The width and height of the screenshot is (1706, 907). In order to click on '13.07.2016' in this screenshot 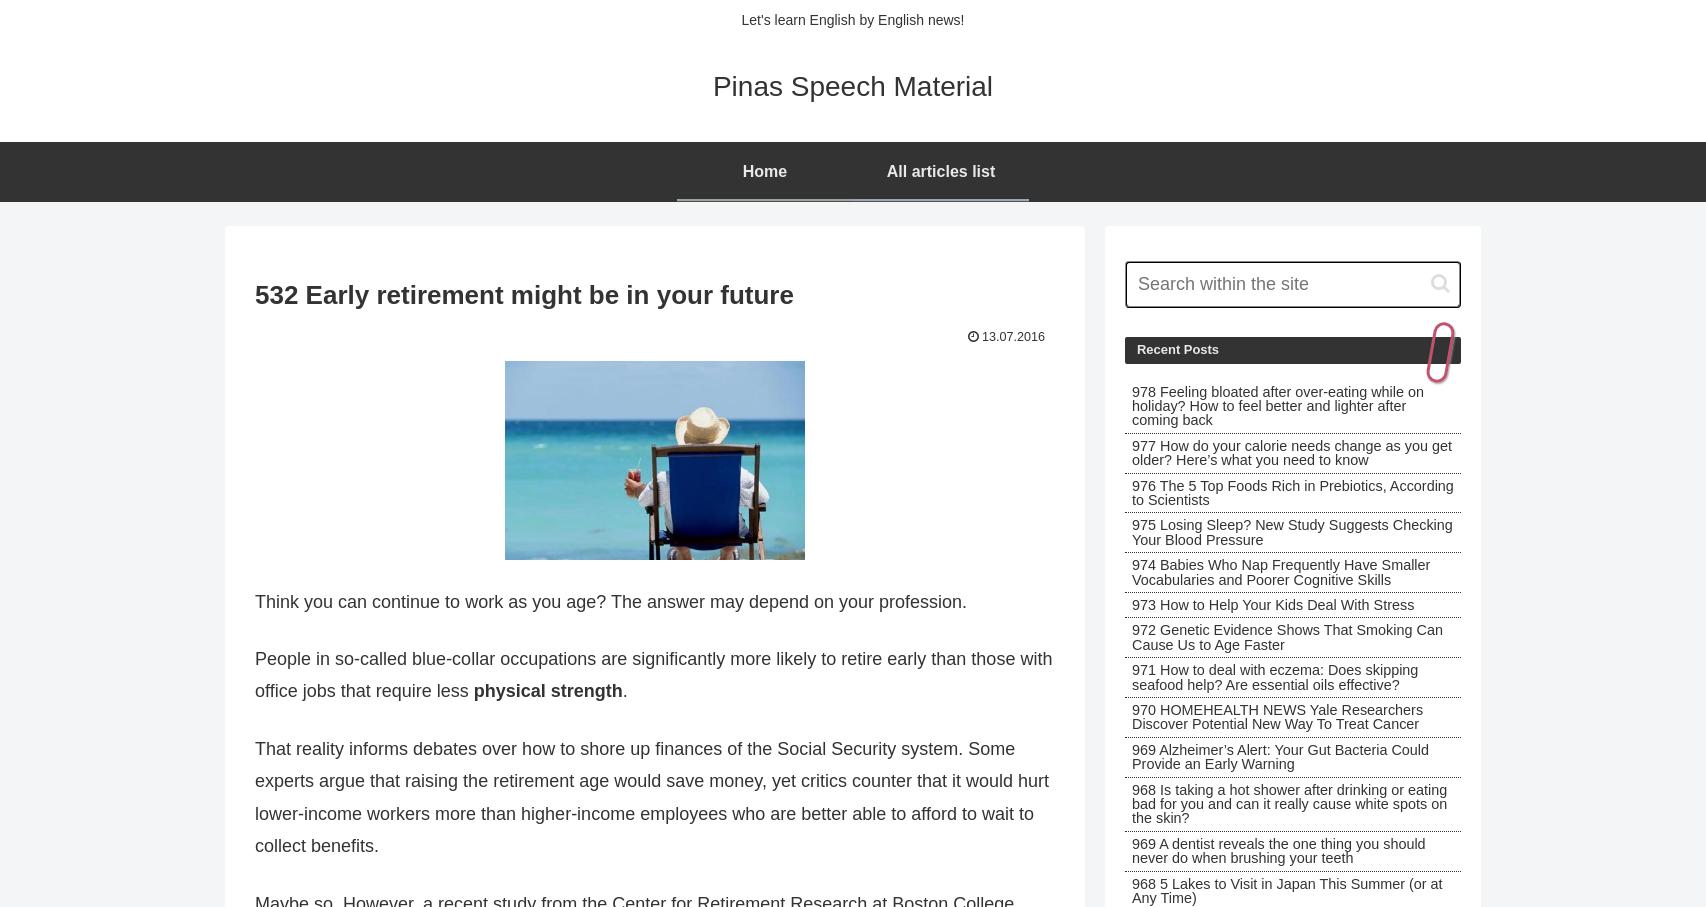, I will do `click(1013, 335)`.